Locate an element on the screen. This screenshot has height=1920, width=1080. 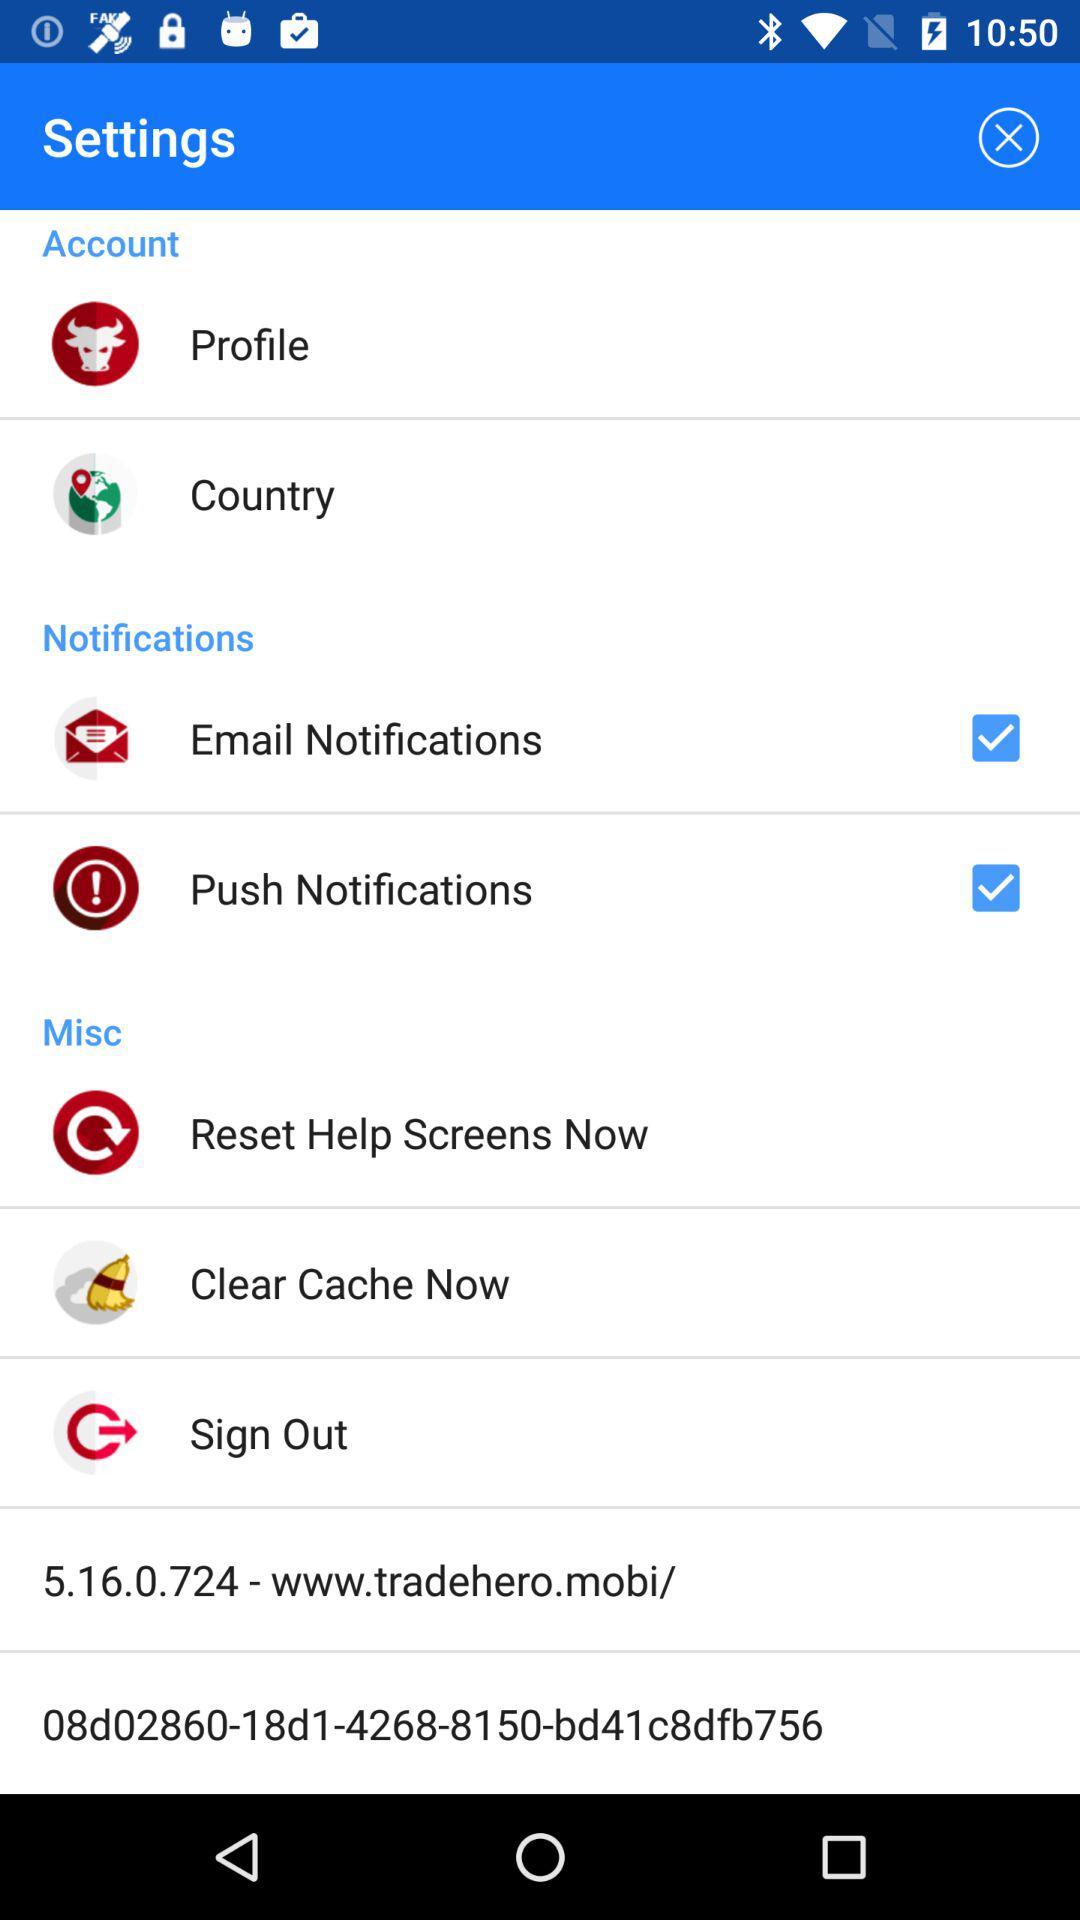
the icon above the misc is located at coordinates (361, 887).